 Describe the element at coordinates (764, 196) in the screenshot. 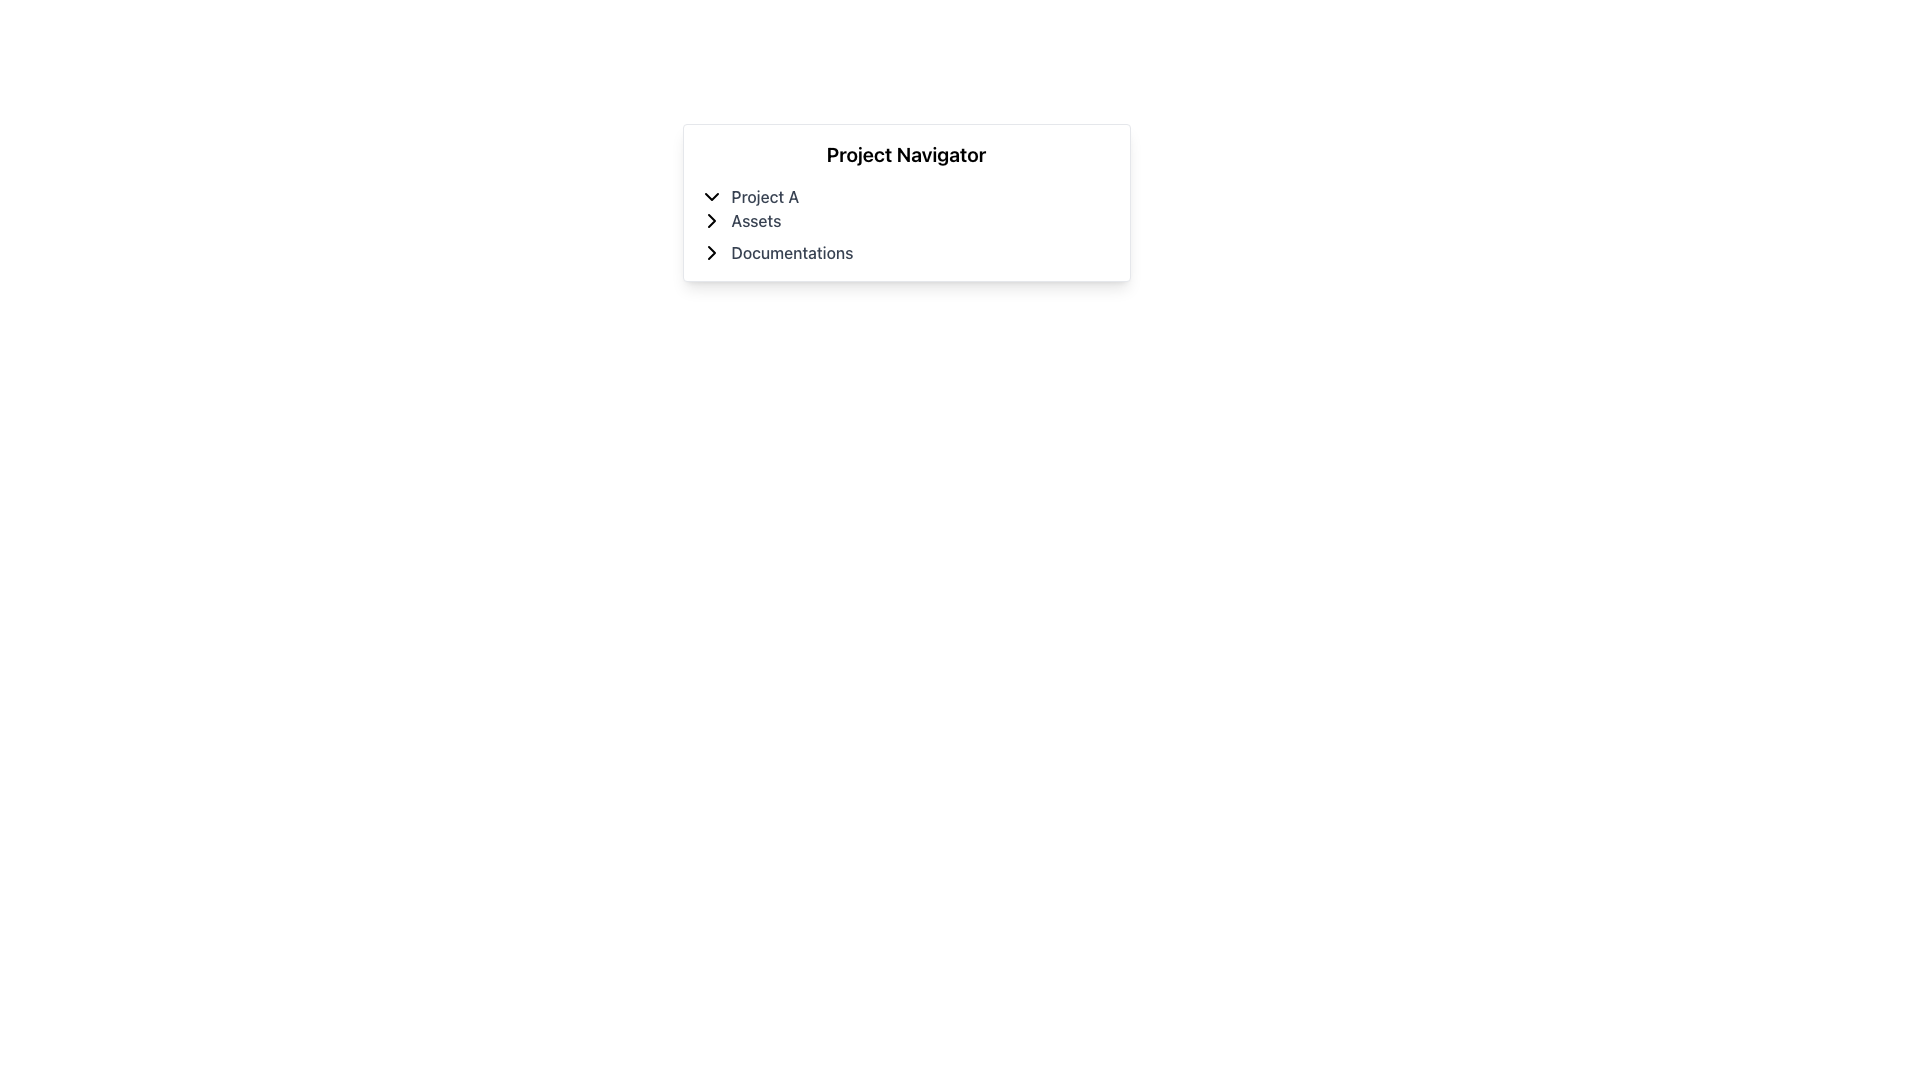

I see `the text label displaying 'Project A', which is styled with medium font weight and gray color, located to the right of an arrow icon at the top of a dropdown menu` at that location.